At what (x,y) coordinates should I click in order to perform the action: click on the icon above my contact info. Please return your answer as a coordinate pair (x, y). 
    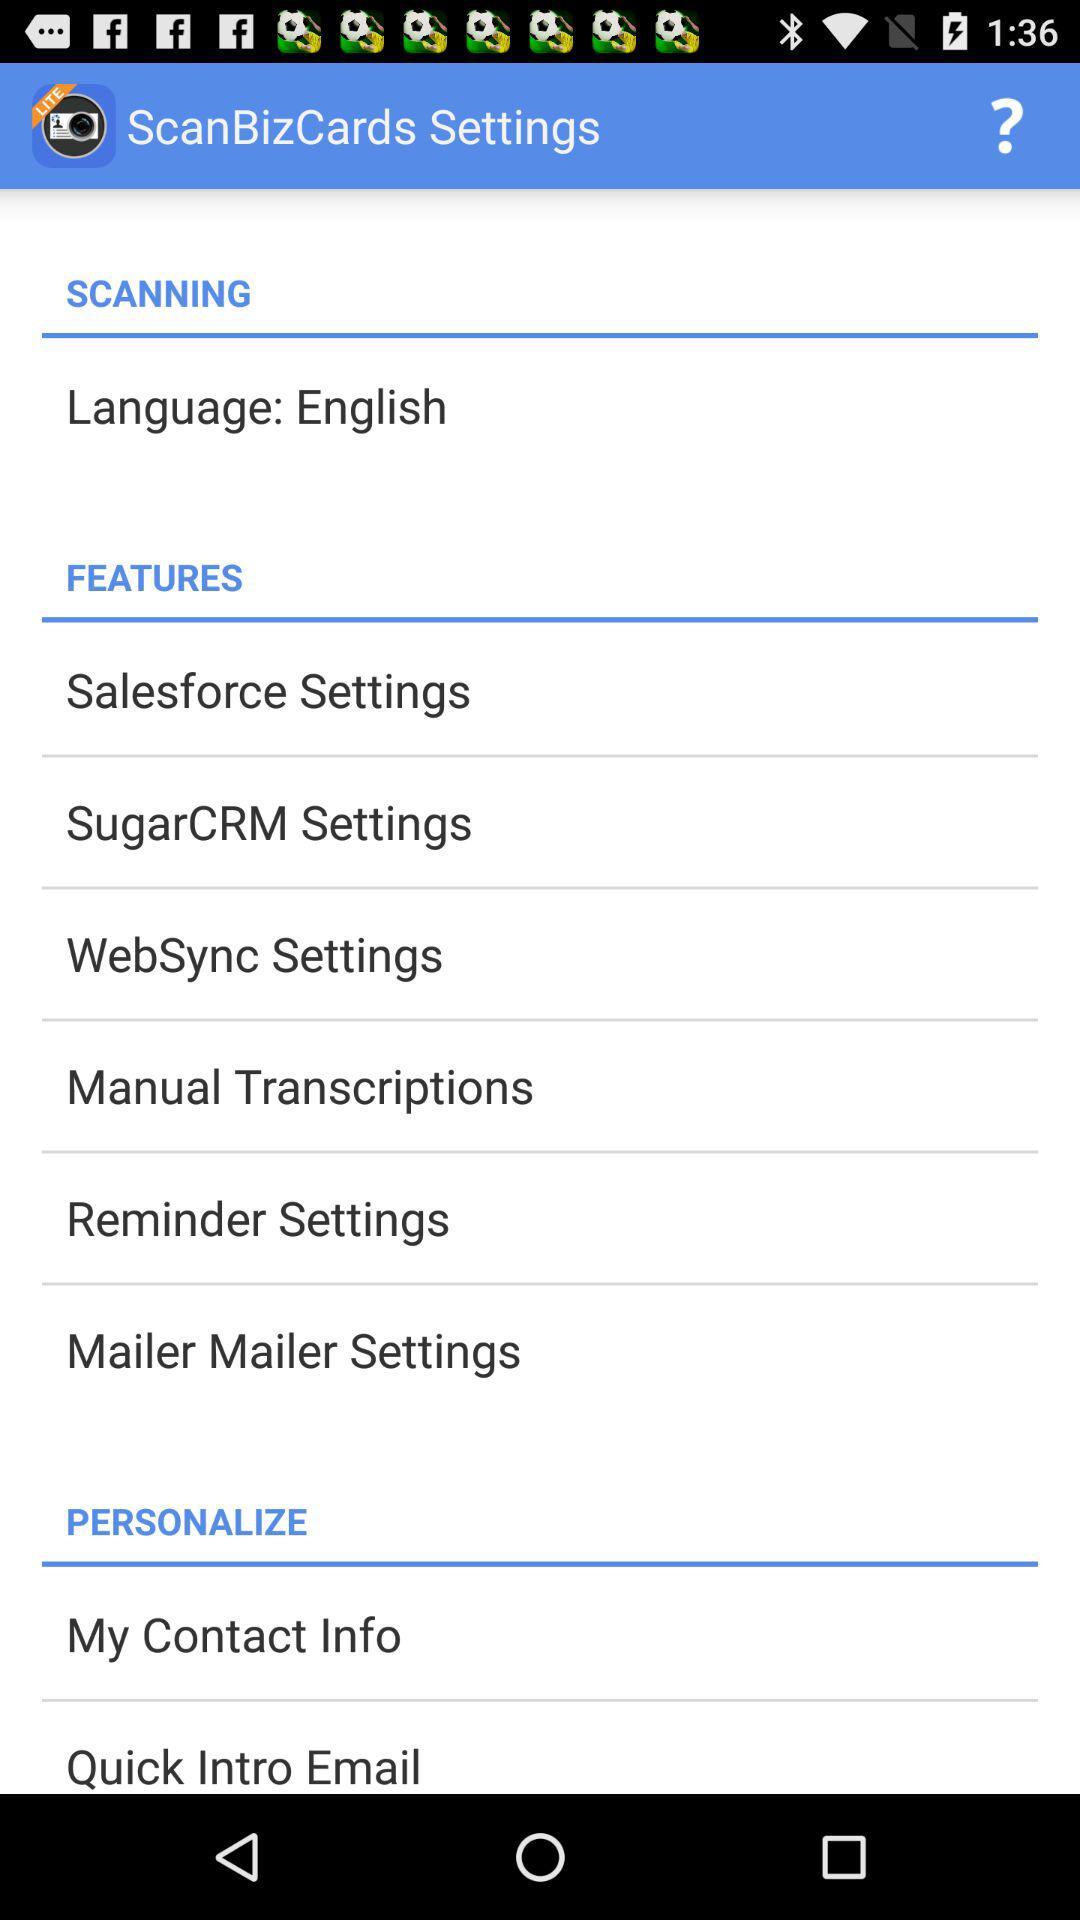
    Looking at the image, I should click on (540, 1563).